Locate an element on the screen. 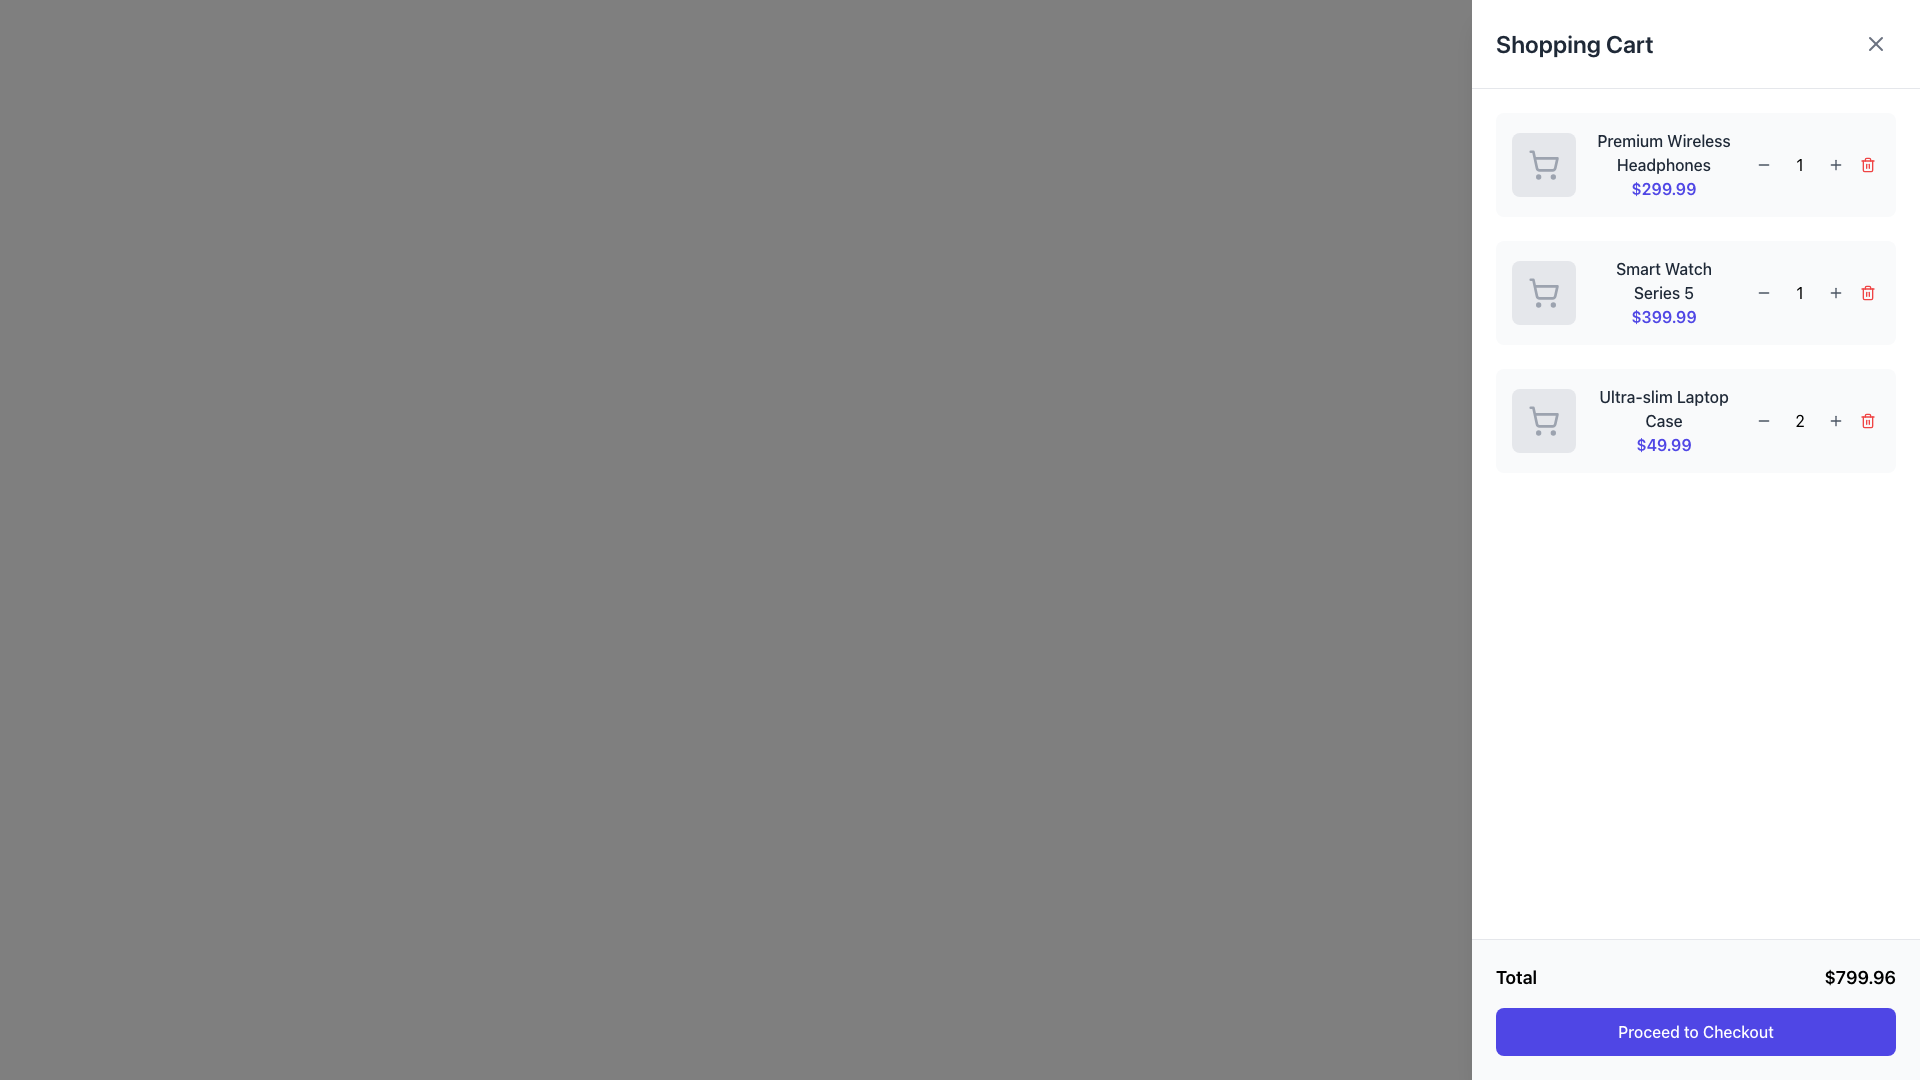 The height and width of the screenshot is (1080, 1920). the shopping cart icon representing the Ultra-slim Laptop Case, which is positioned to the left of the product name is located at coordinates (1543, 416).